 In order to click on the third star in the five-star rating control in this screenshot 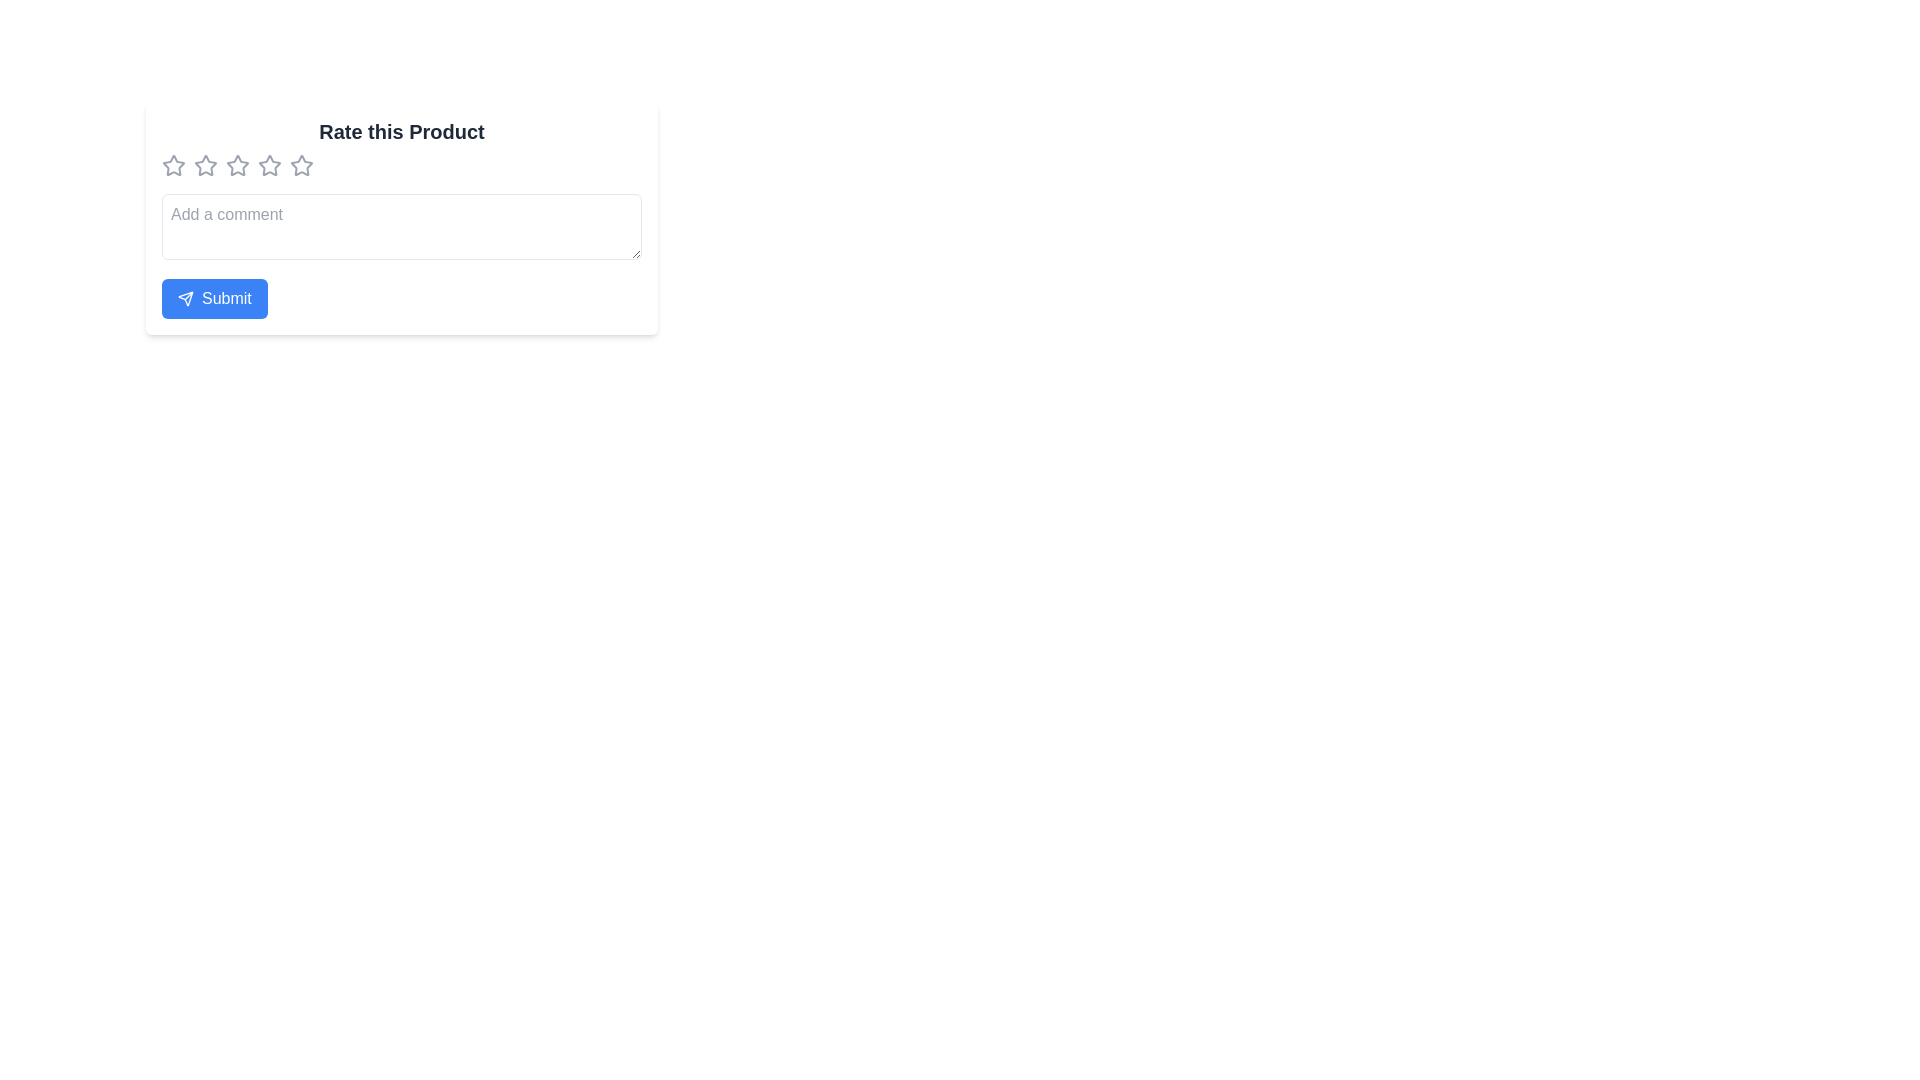, I will do `click(268, 164)`.